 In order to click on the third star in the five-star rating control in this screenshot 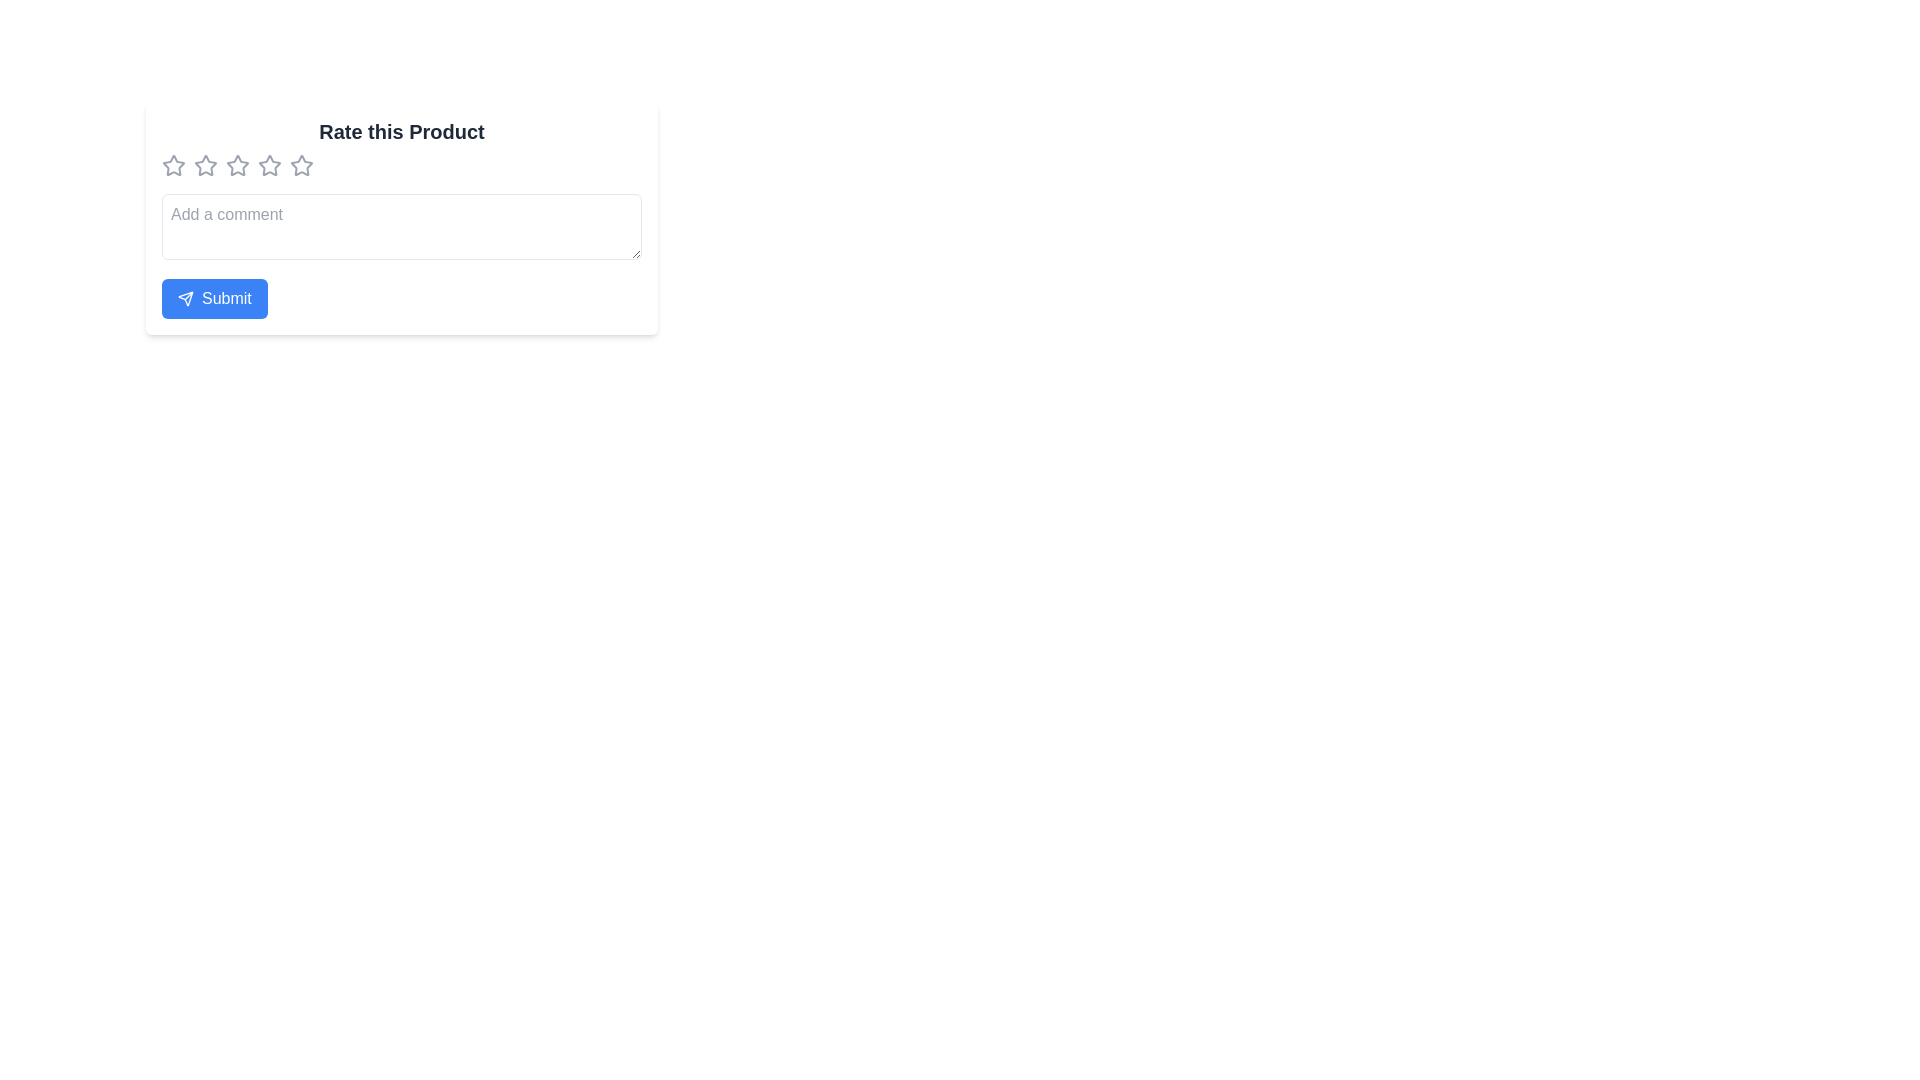, I will do `click(268, 164)`.